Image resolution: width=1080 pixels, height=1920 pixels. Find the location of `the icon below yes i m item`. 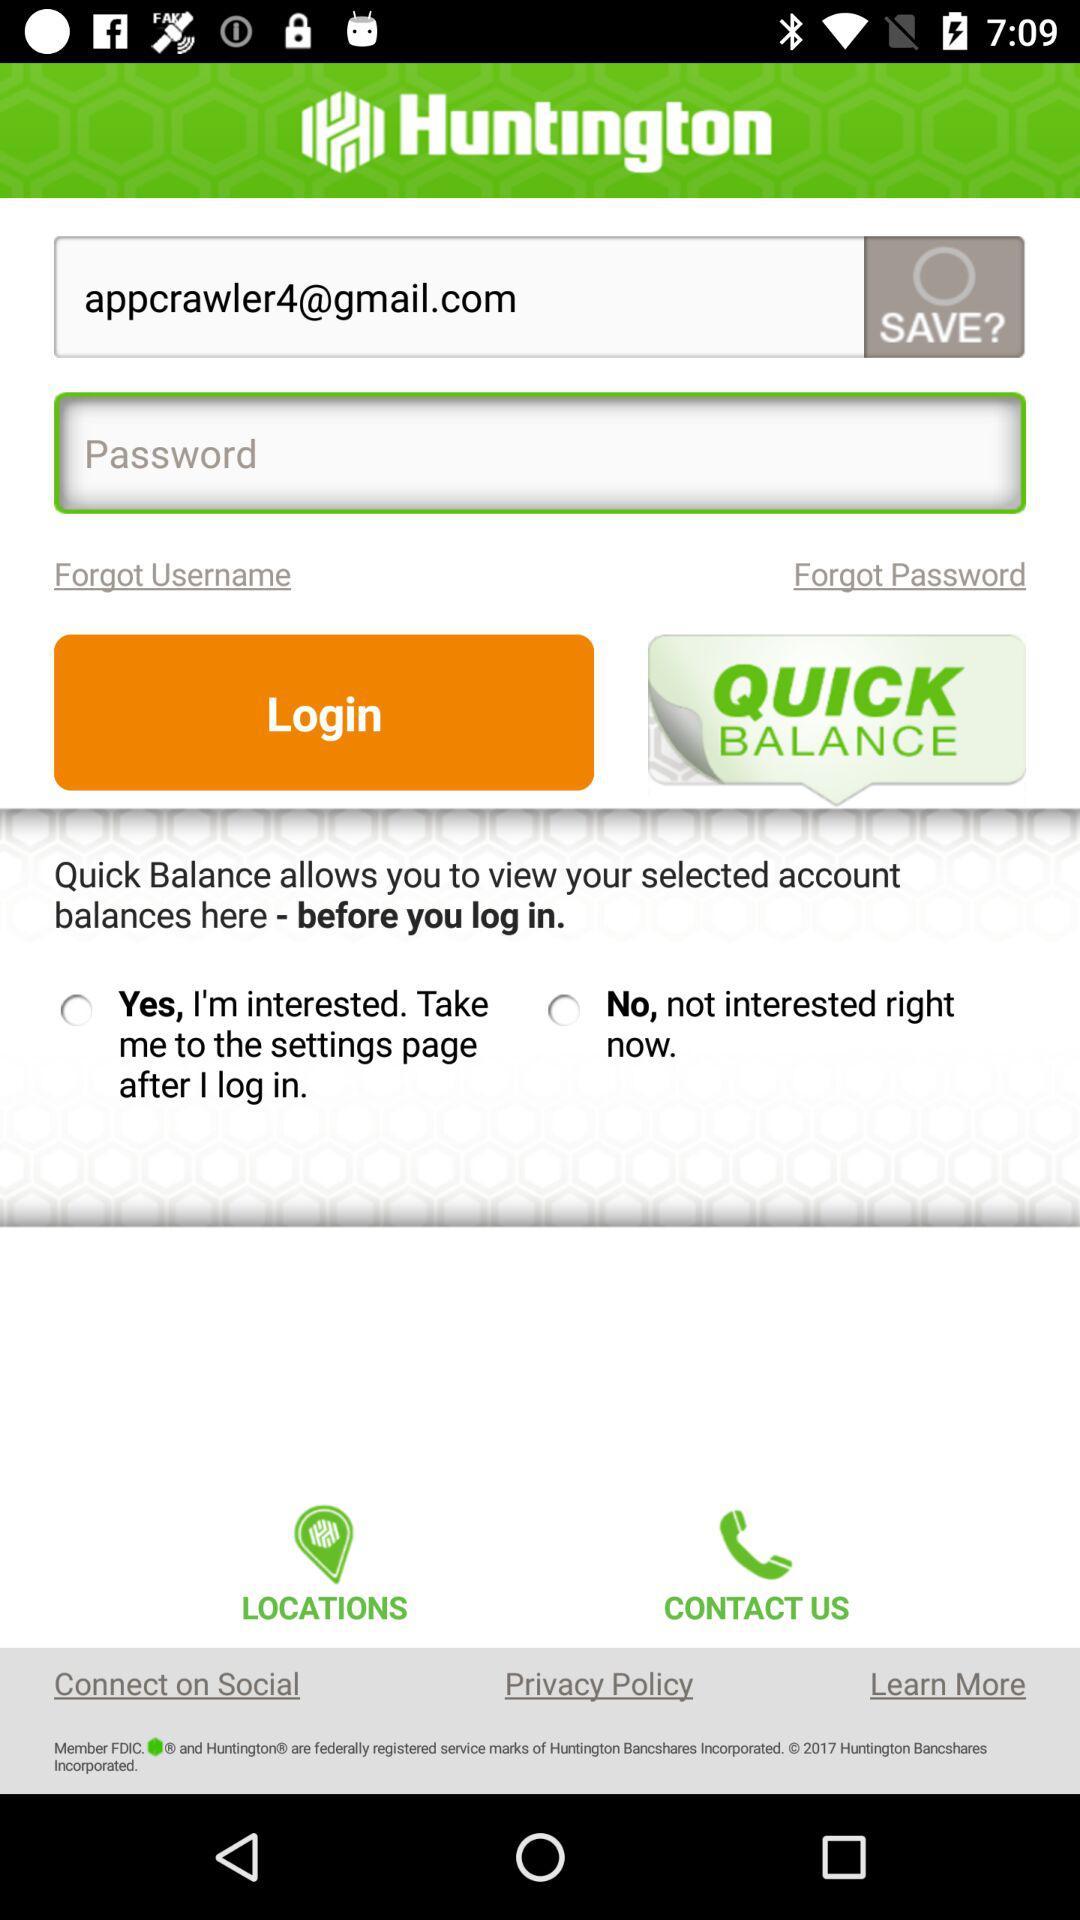

the icon below yes i m item is located at coordinates (323, 1557).